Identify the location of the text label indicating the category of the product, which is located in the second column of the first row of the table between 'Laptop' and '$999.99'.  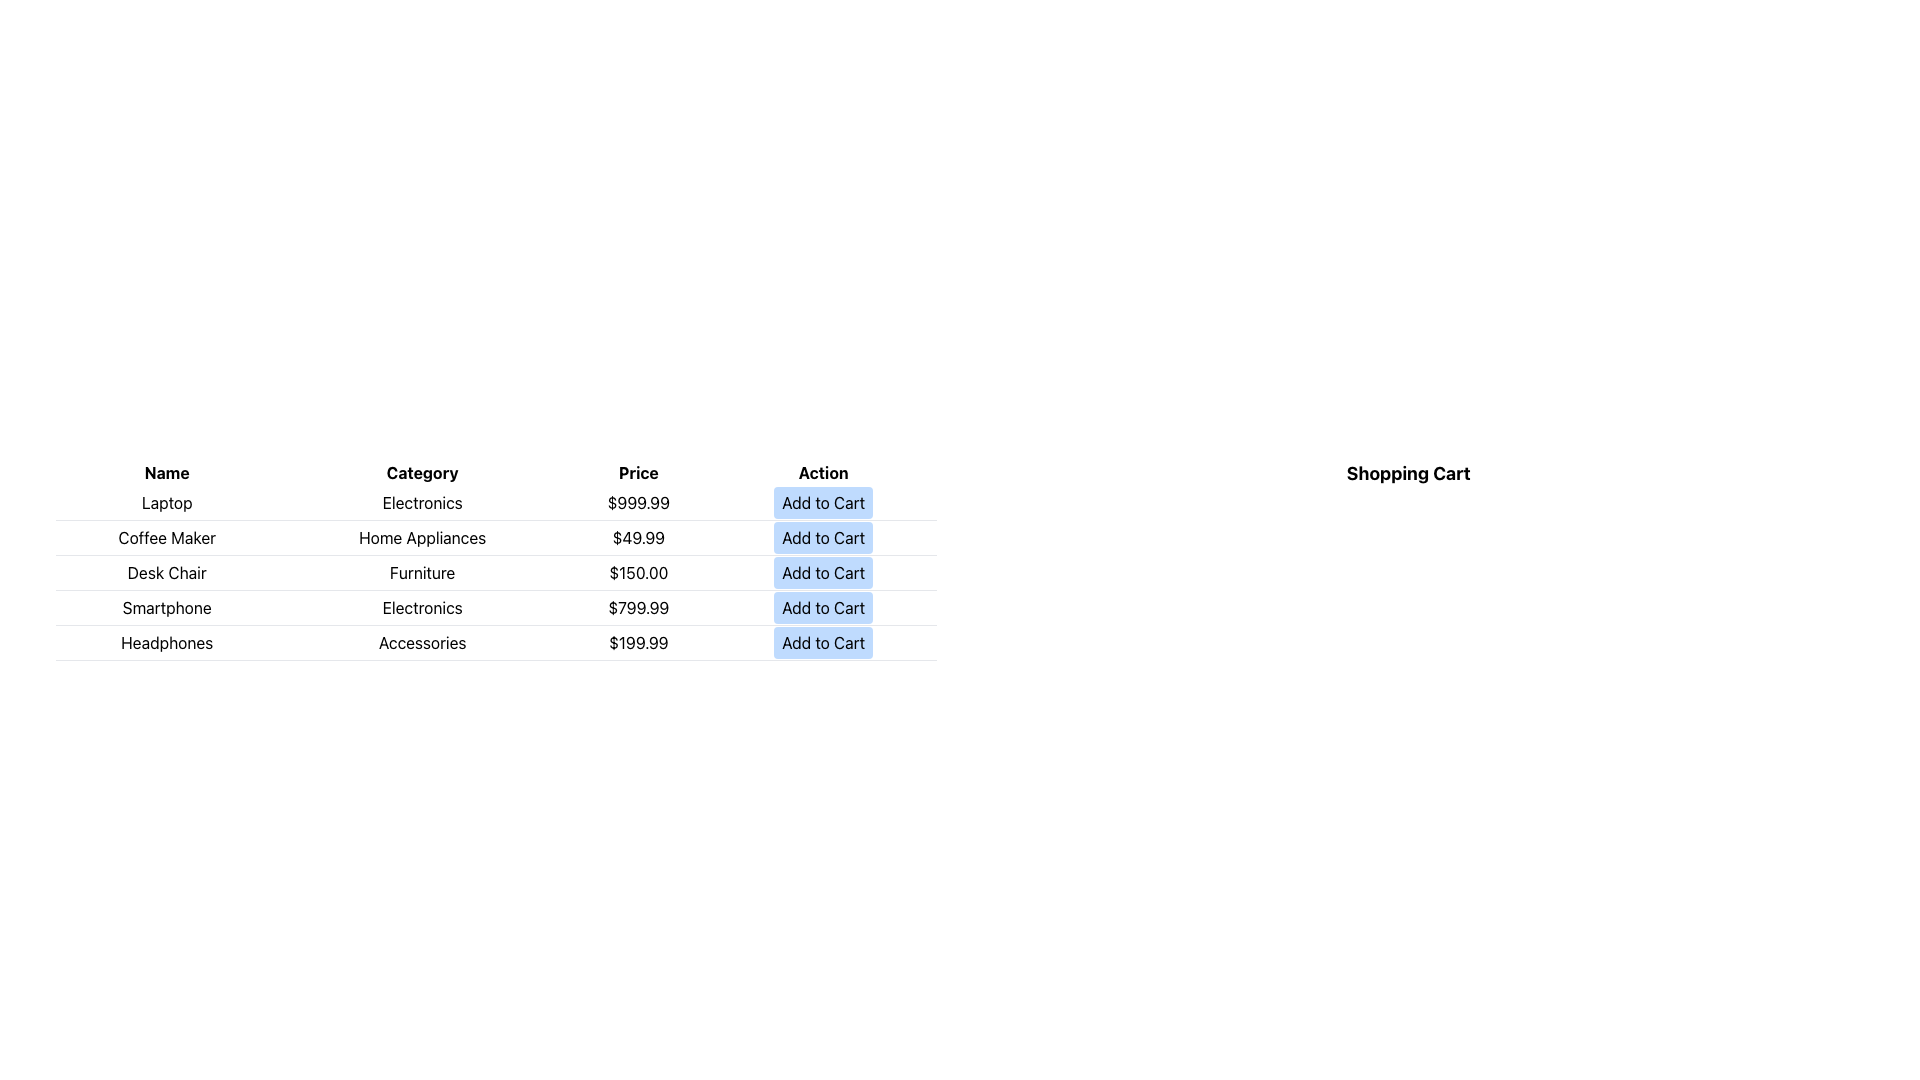
(421, 502).